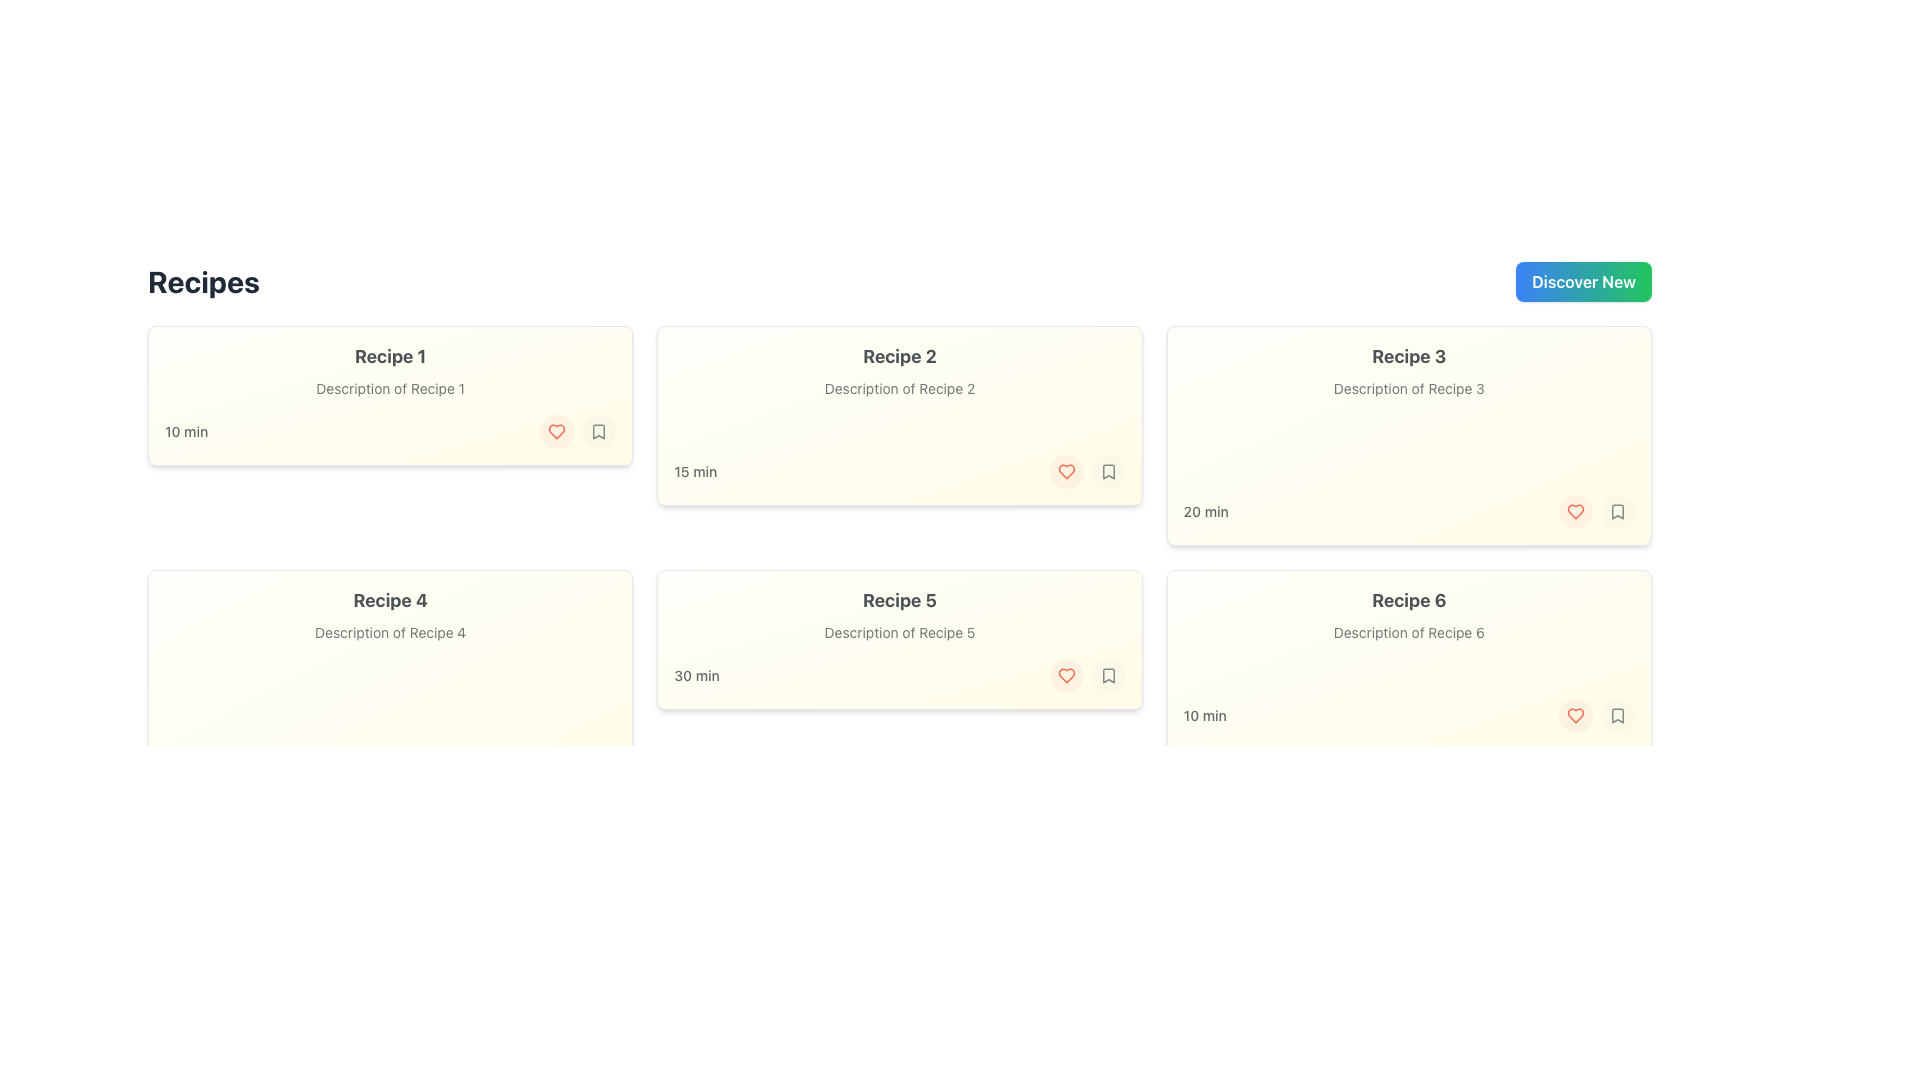 The image size is (1920, 1080). What do you see at coordinates (1574, 511) in the screenshot?
I see `the heart-shaped icon with a red stroke, located in the bottom-right corner of the 'Recipe 6' card` at bounding box center [1574, 511].